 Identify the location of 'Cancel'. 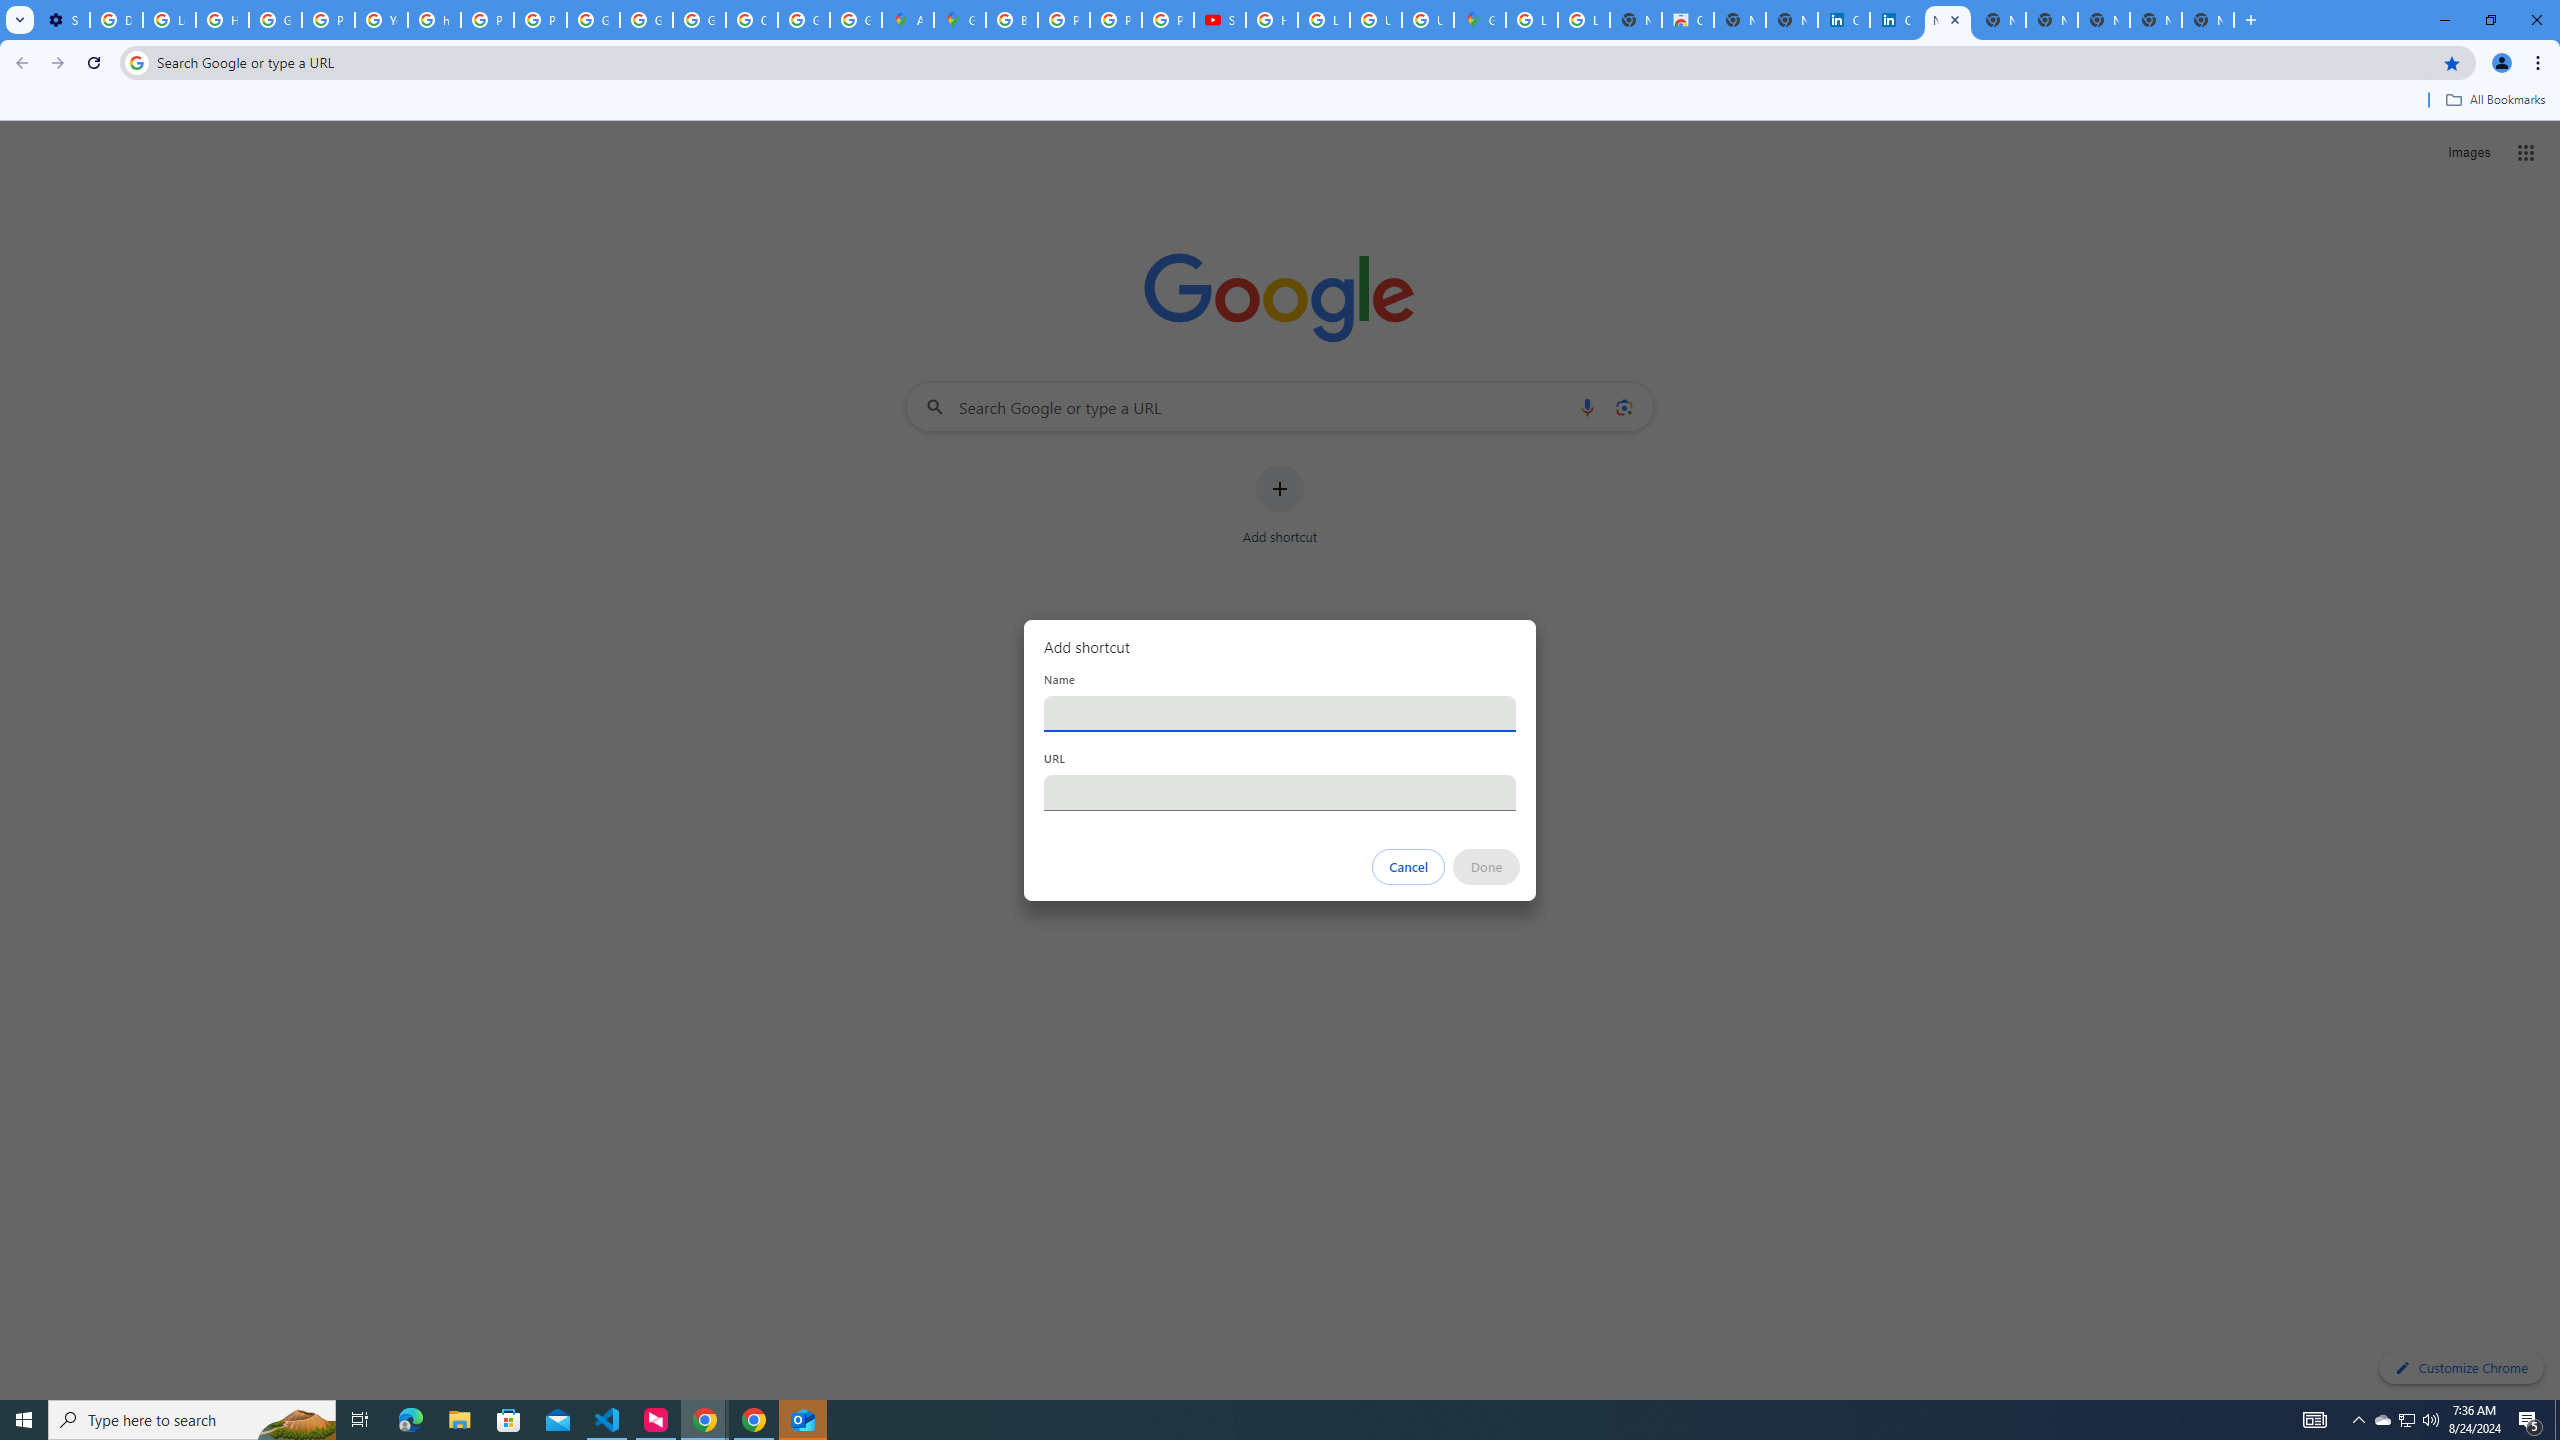
(1409, 866).